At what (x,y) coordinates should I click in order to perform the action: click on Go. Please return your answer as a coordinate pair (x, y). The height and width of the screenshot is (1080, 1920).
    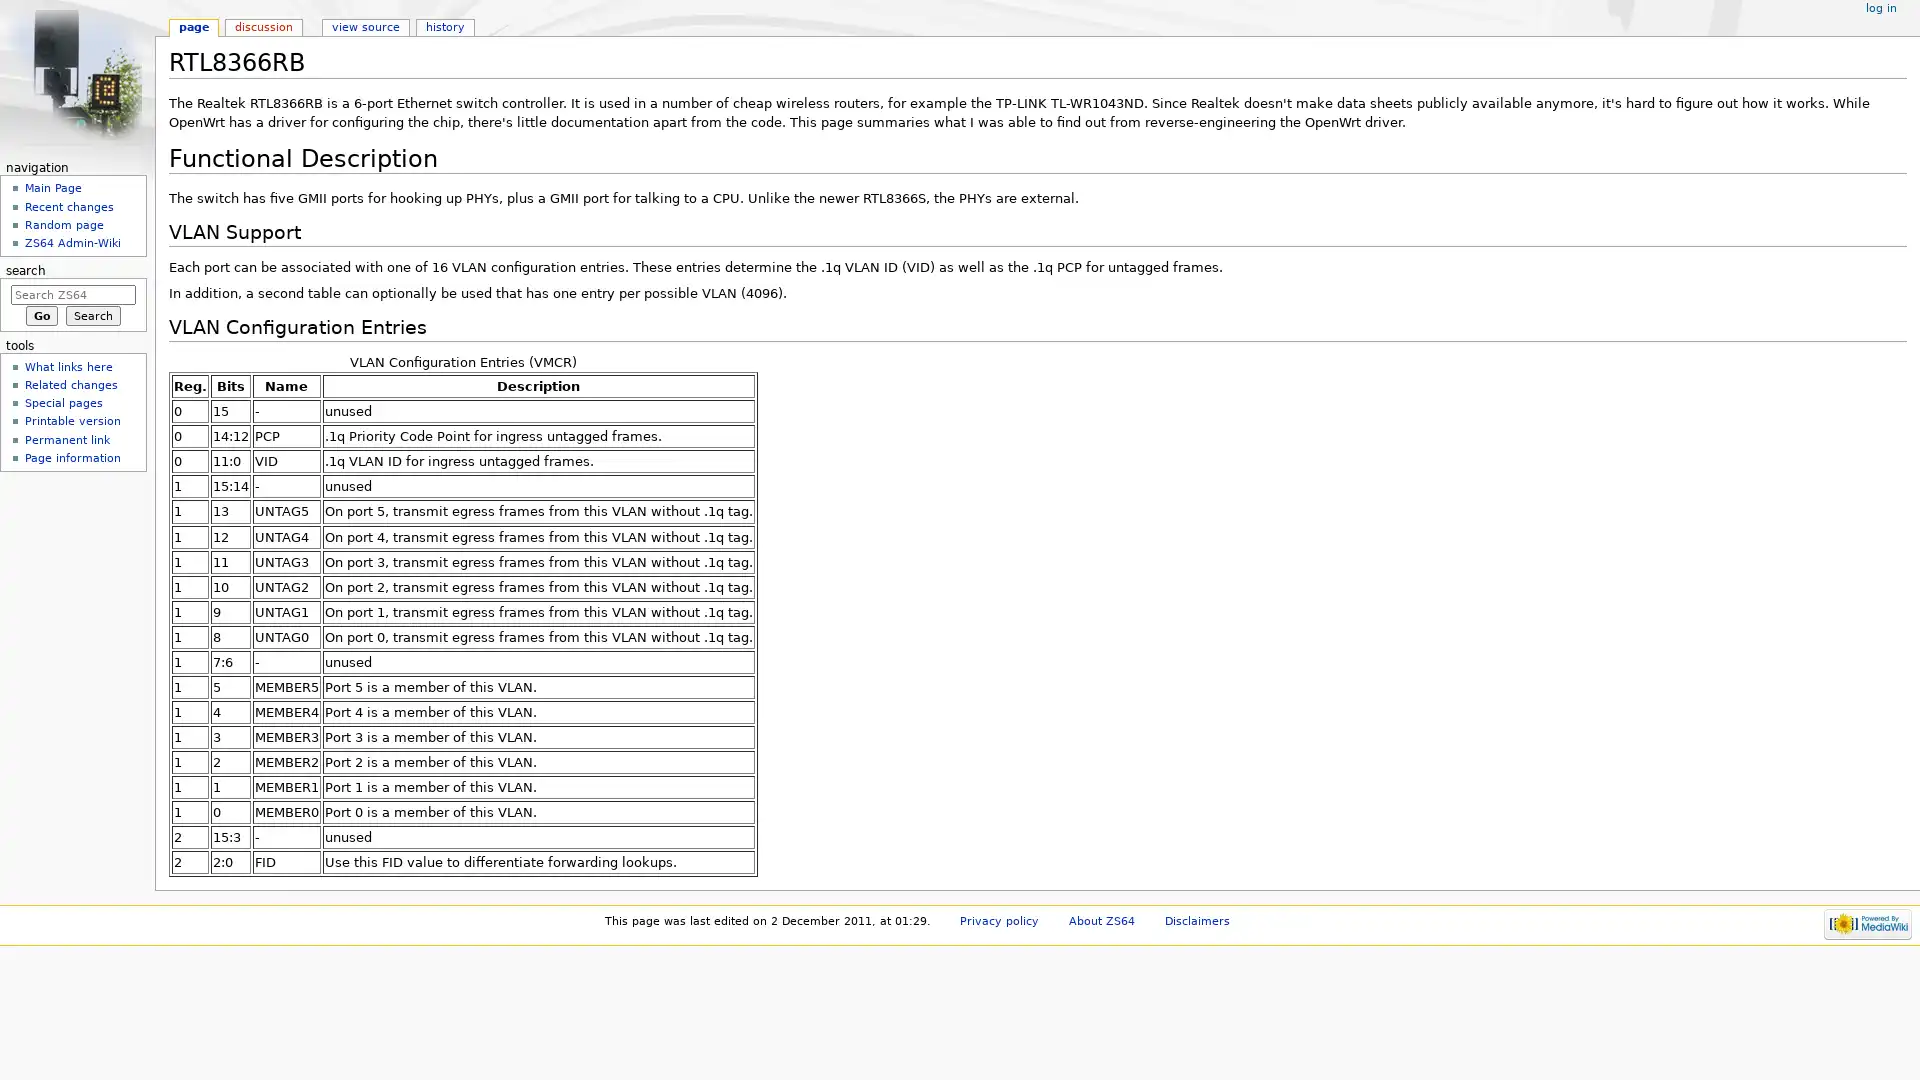
    Looking at the image, I should click on (41, 315).